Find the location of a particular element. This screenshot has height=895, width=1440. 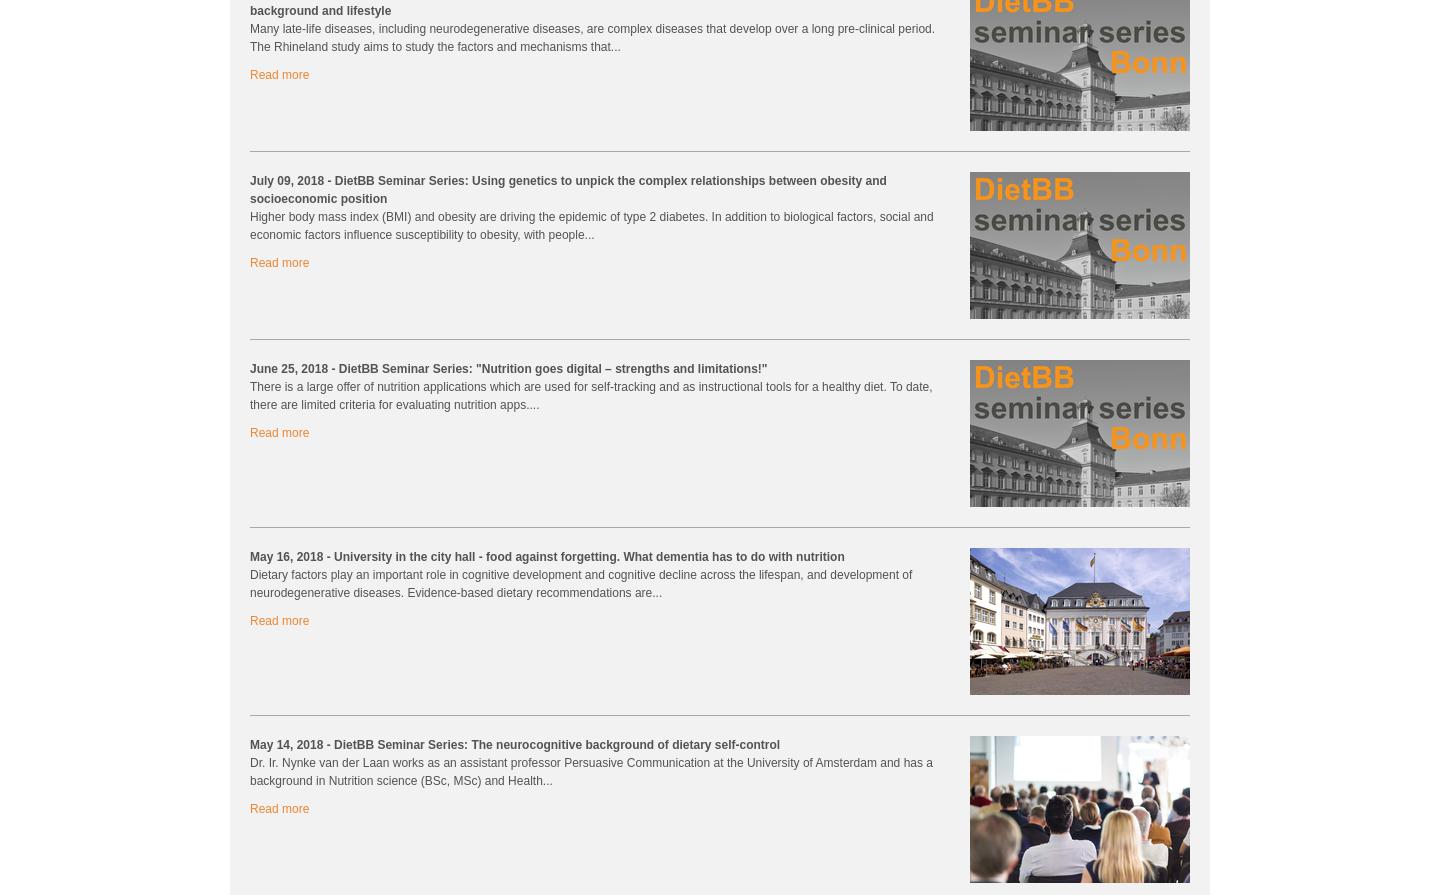

'- DietBB Seminar Series: The neurocognitive background of dietary self-control' is located at coordinates (552, 743).